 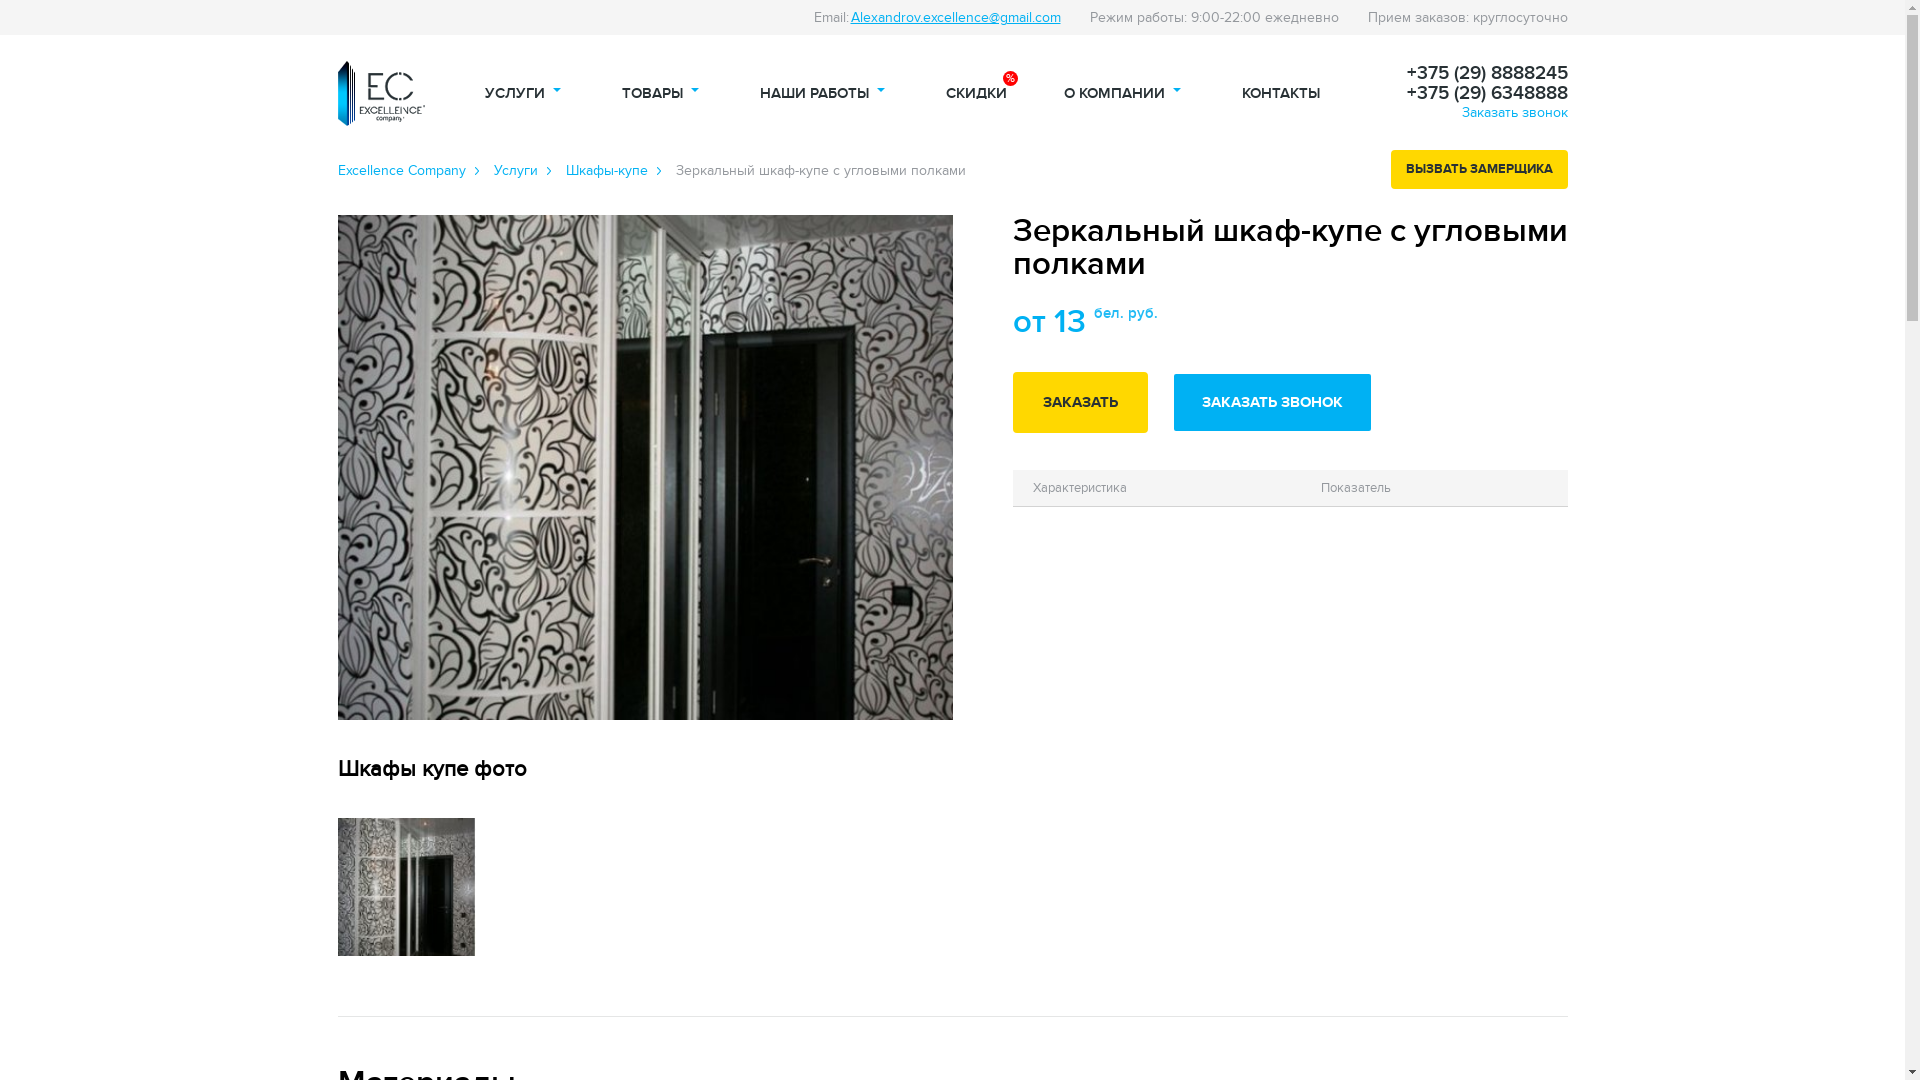 I want to click on 'Alexandrov.excellence@gmail.com', so click(x=954, y=17).